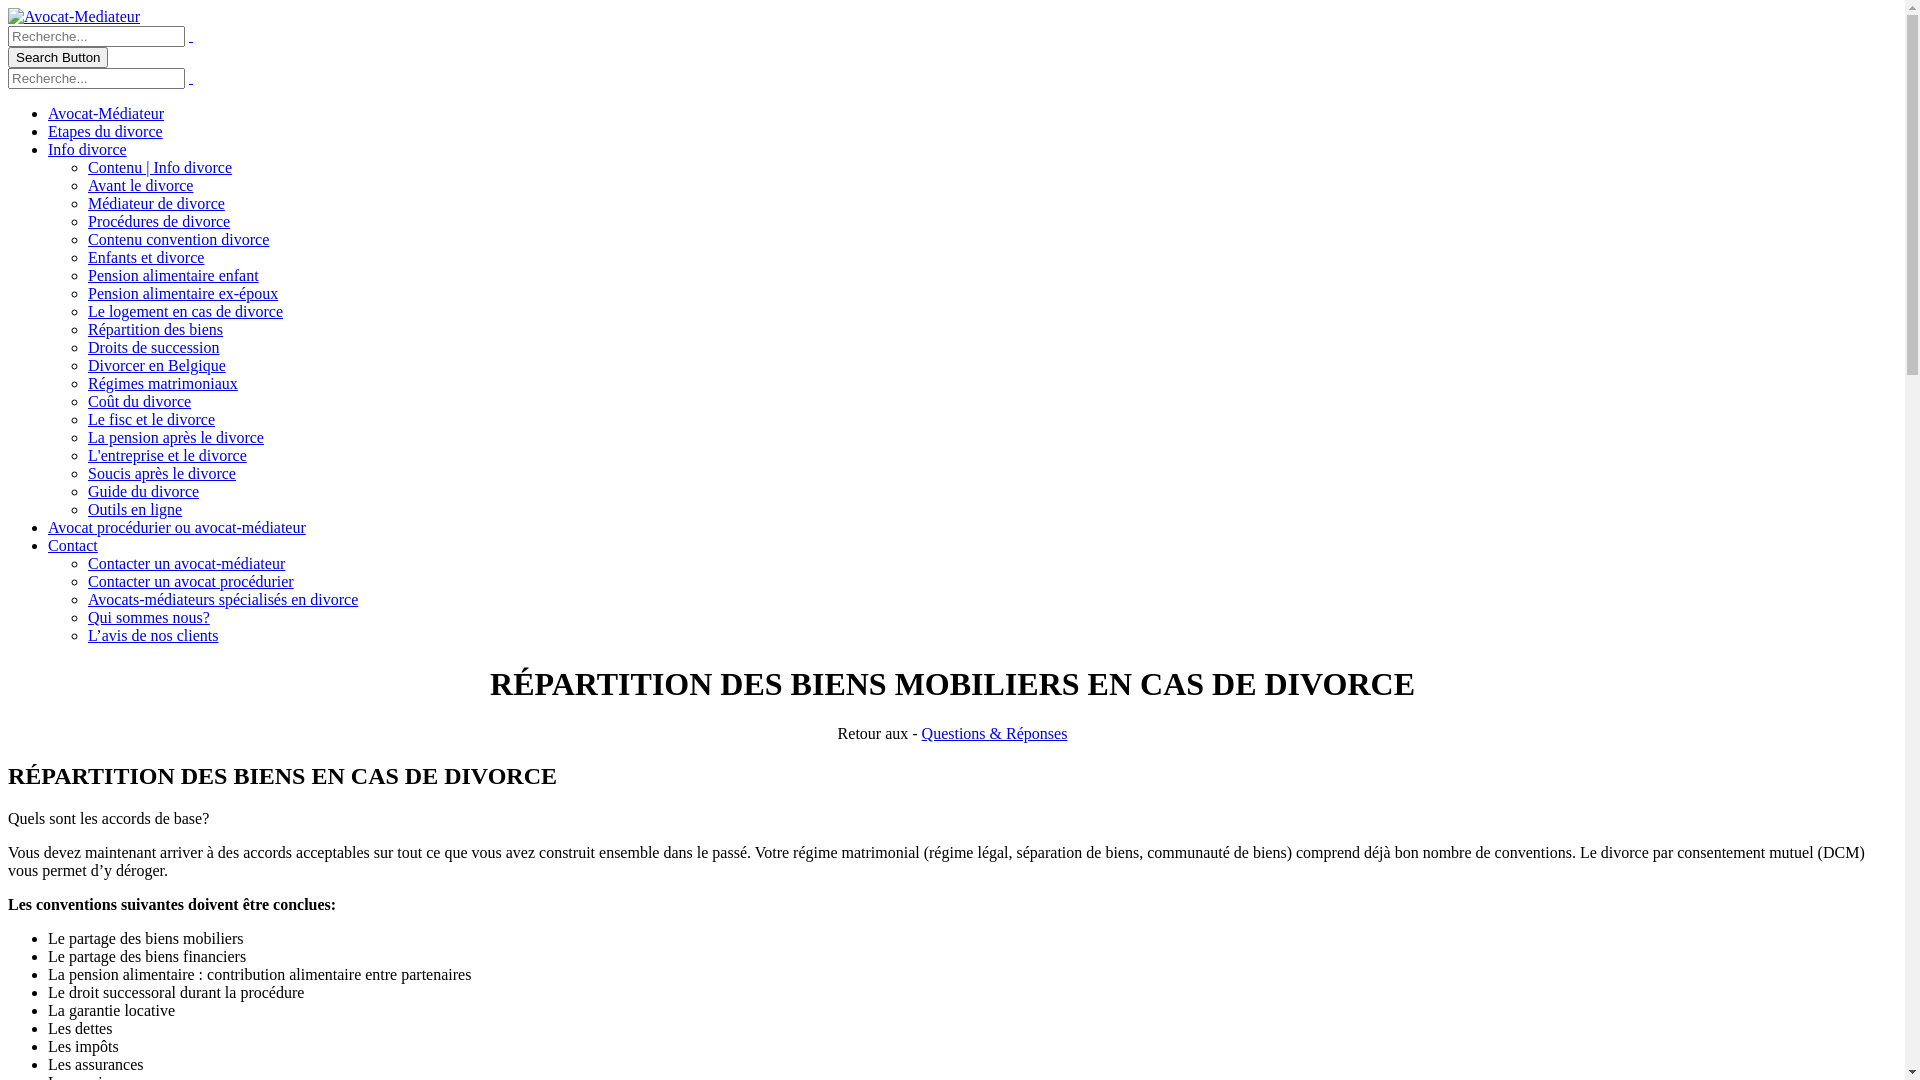 The width and height of the screenshot is (1920, 1080). I want to click on ' ', so click(191, 76).